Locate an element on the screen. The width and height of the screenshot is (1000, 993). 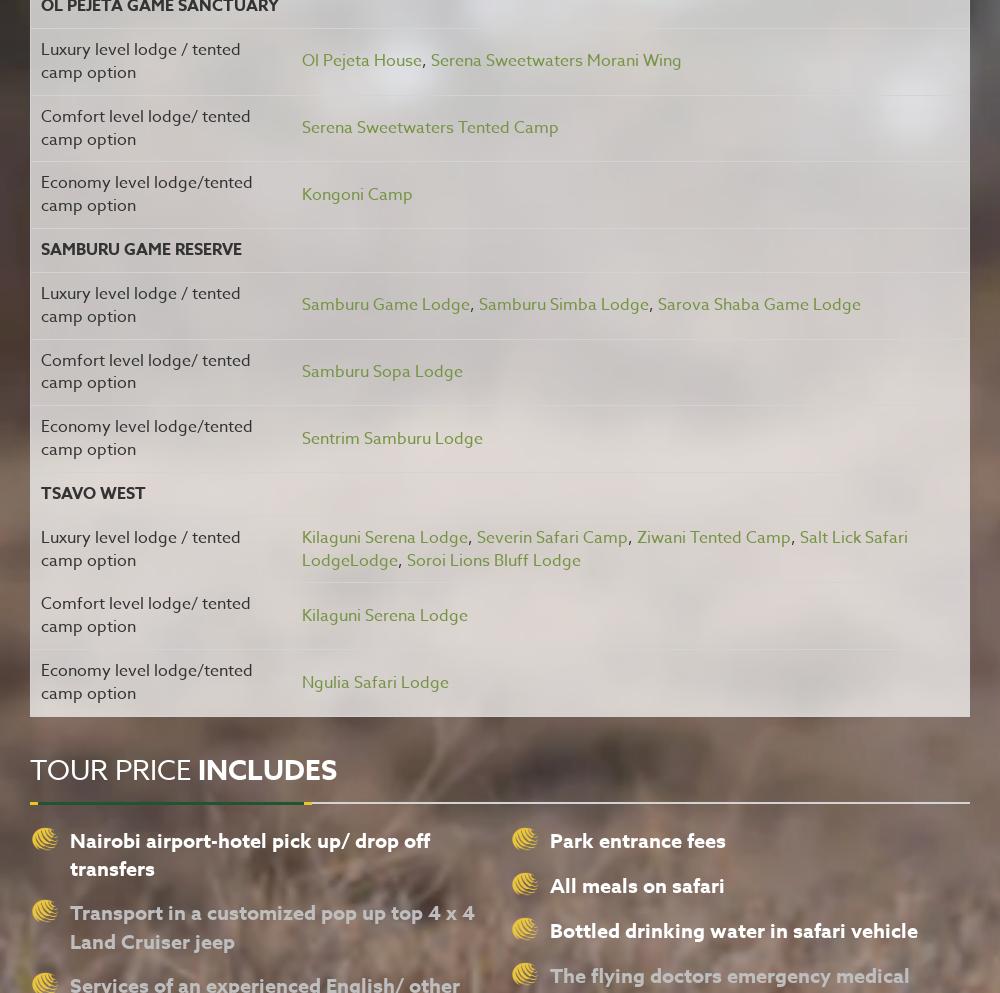
'Sarova Shaba Game Lodge' is located at coordinates (657, 305).